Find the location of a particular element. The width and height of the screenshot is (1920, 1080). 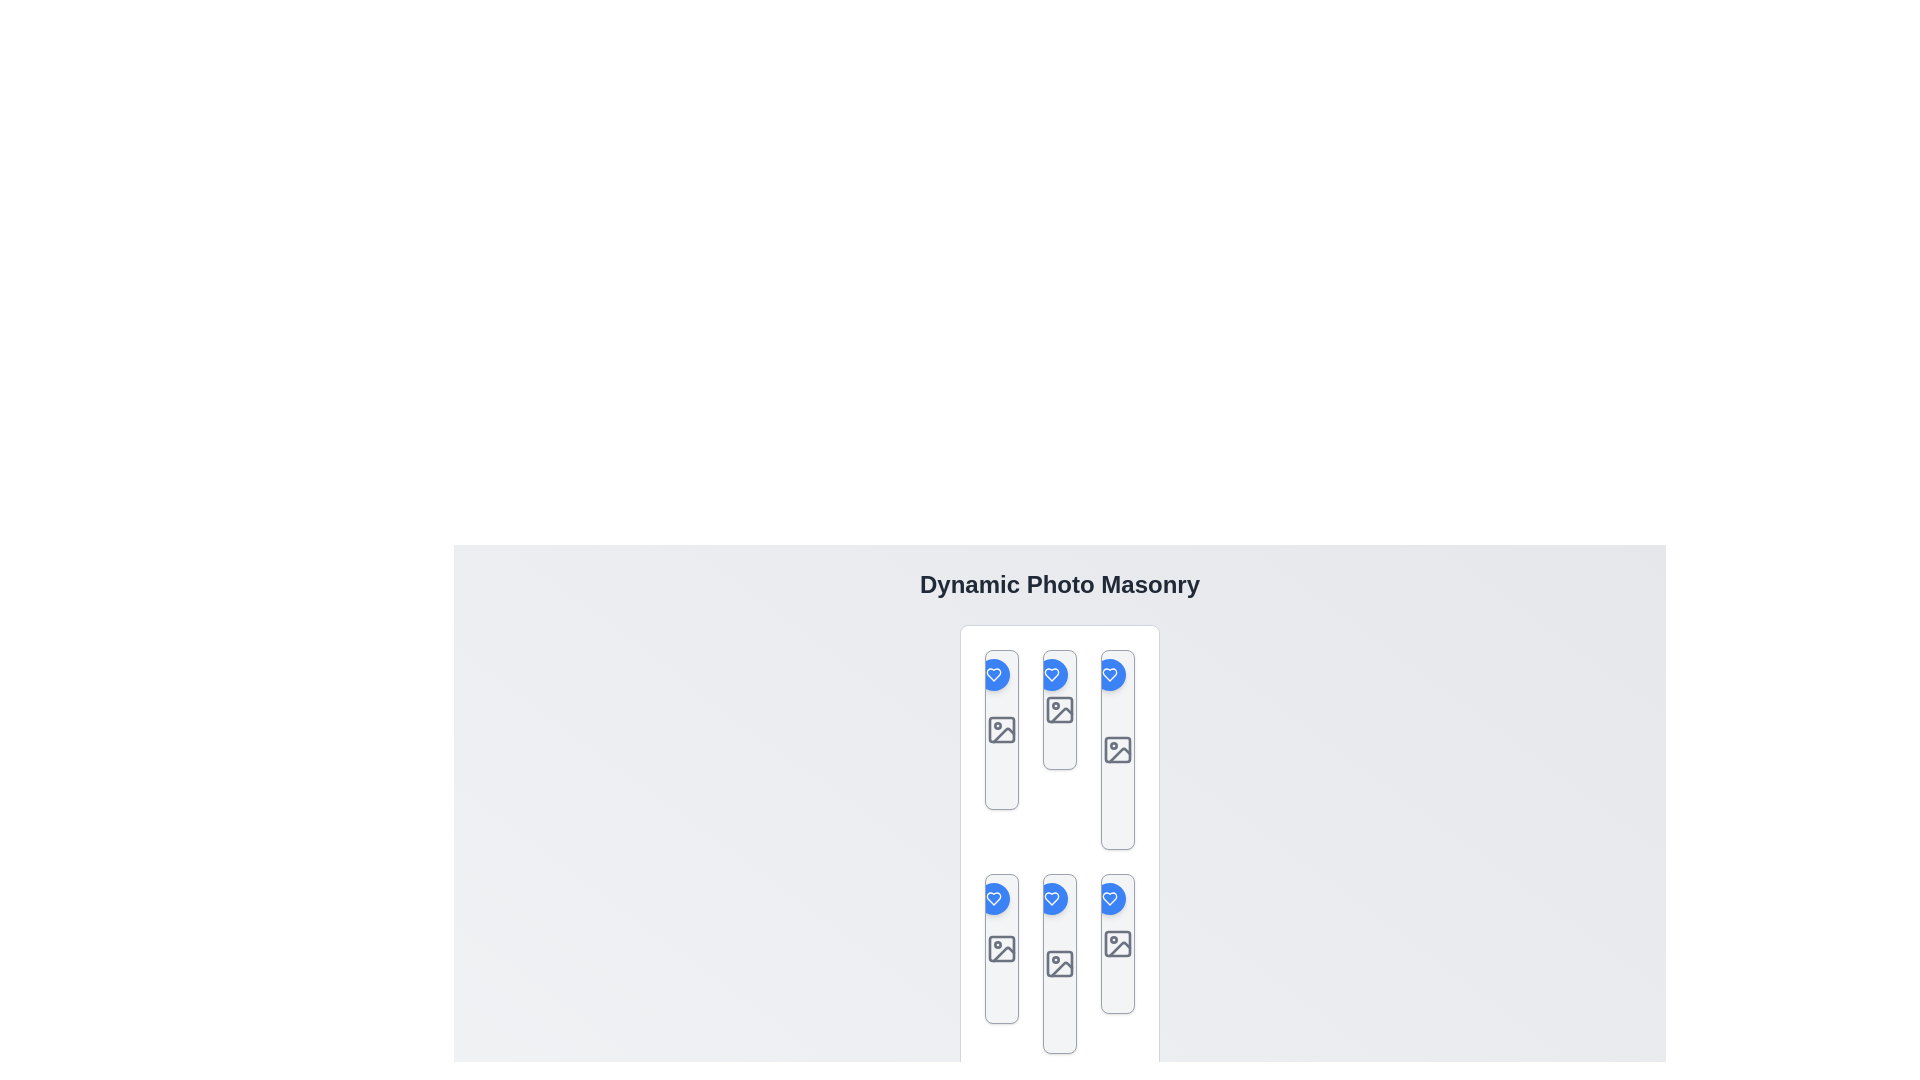

the favorite or like button located in the upper-right corner of its card is located at coordinates (1108, 897).